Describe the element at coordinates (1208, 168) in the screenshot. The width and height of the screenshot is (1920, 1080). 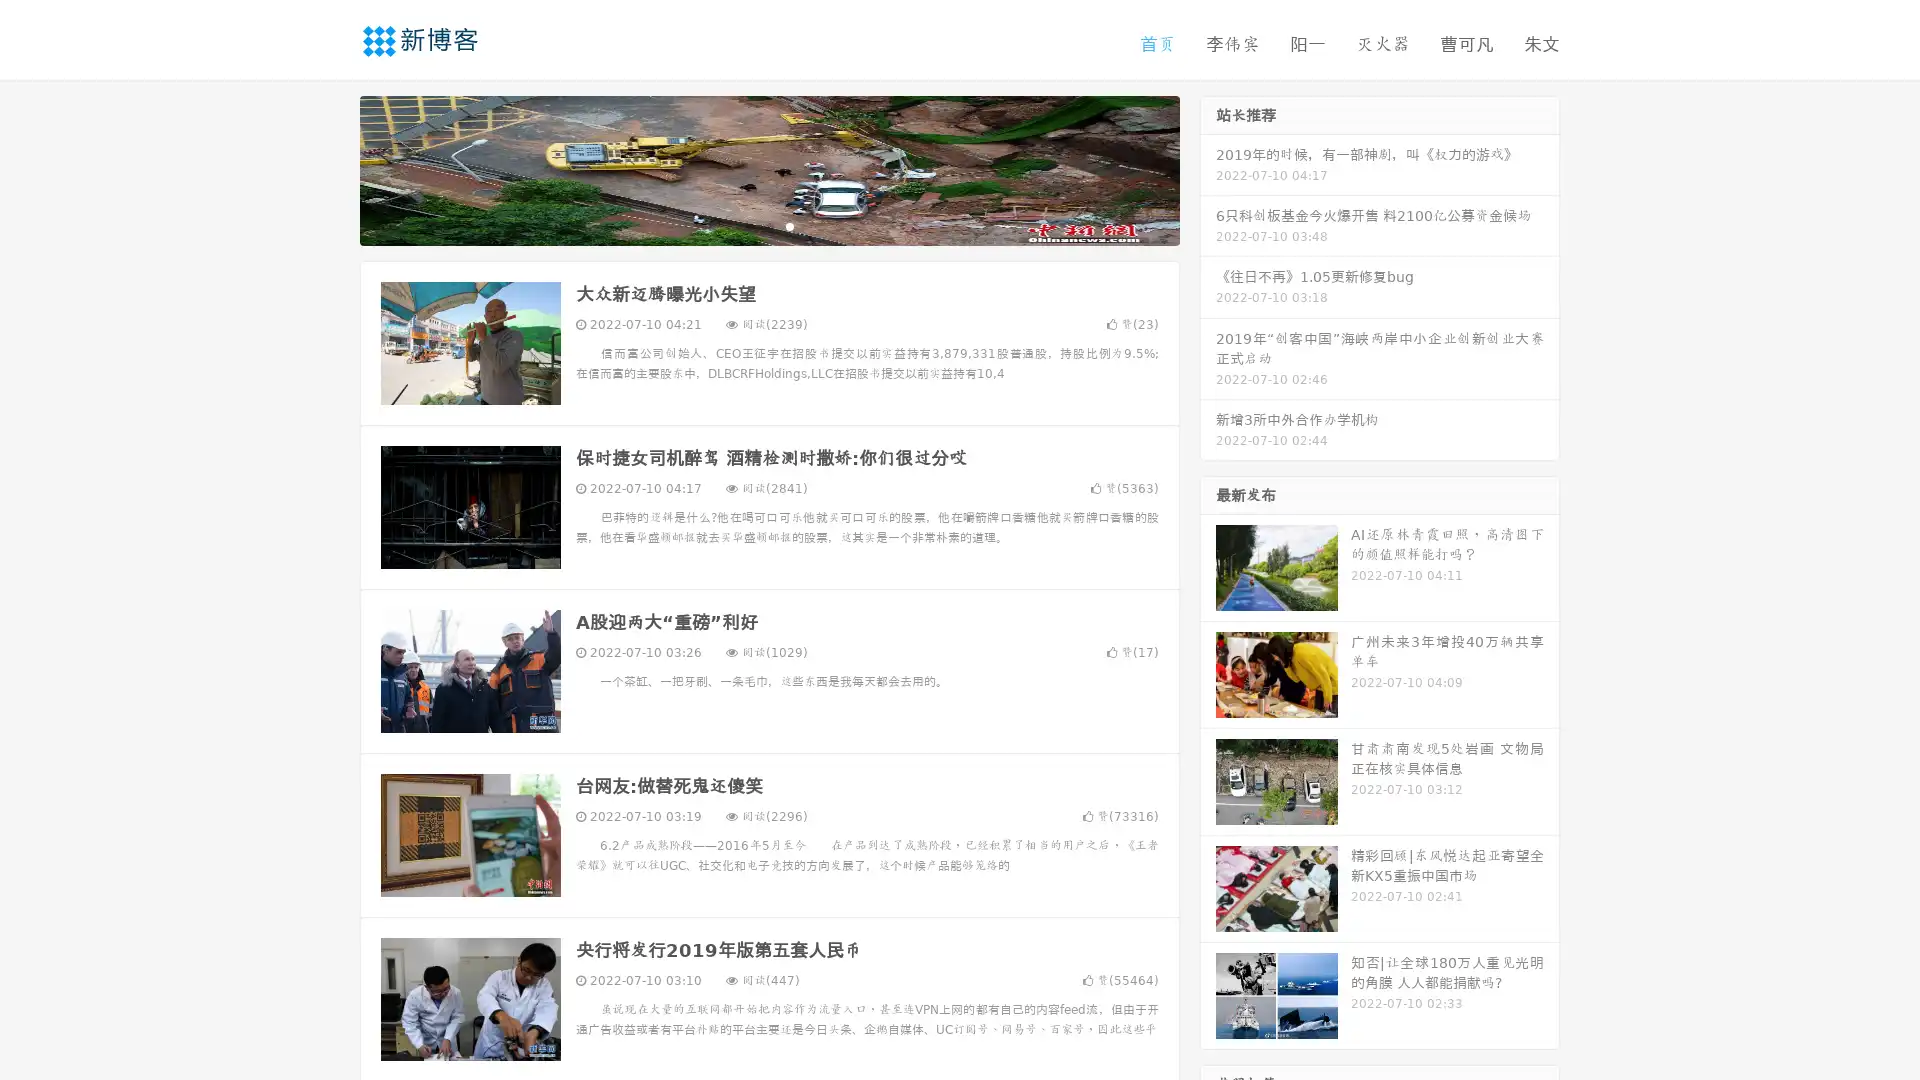
I see `Next slide` at that location.